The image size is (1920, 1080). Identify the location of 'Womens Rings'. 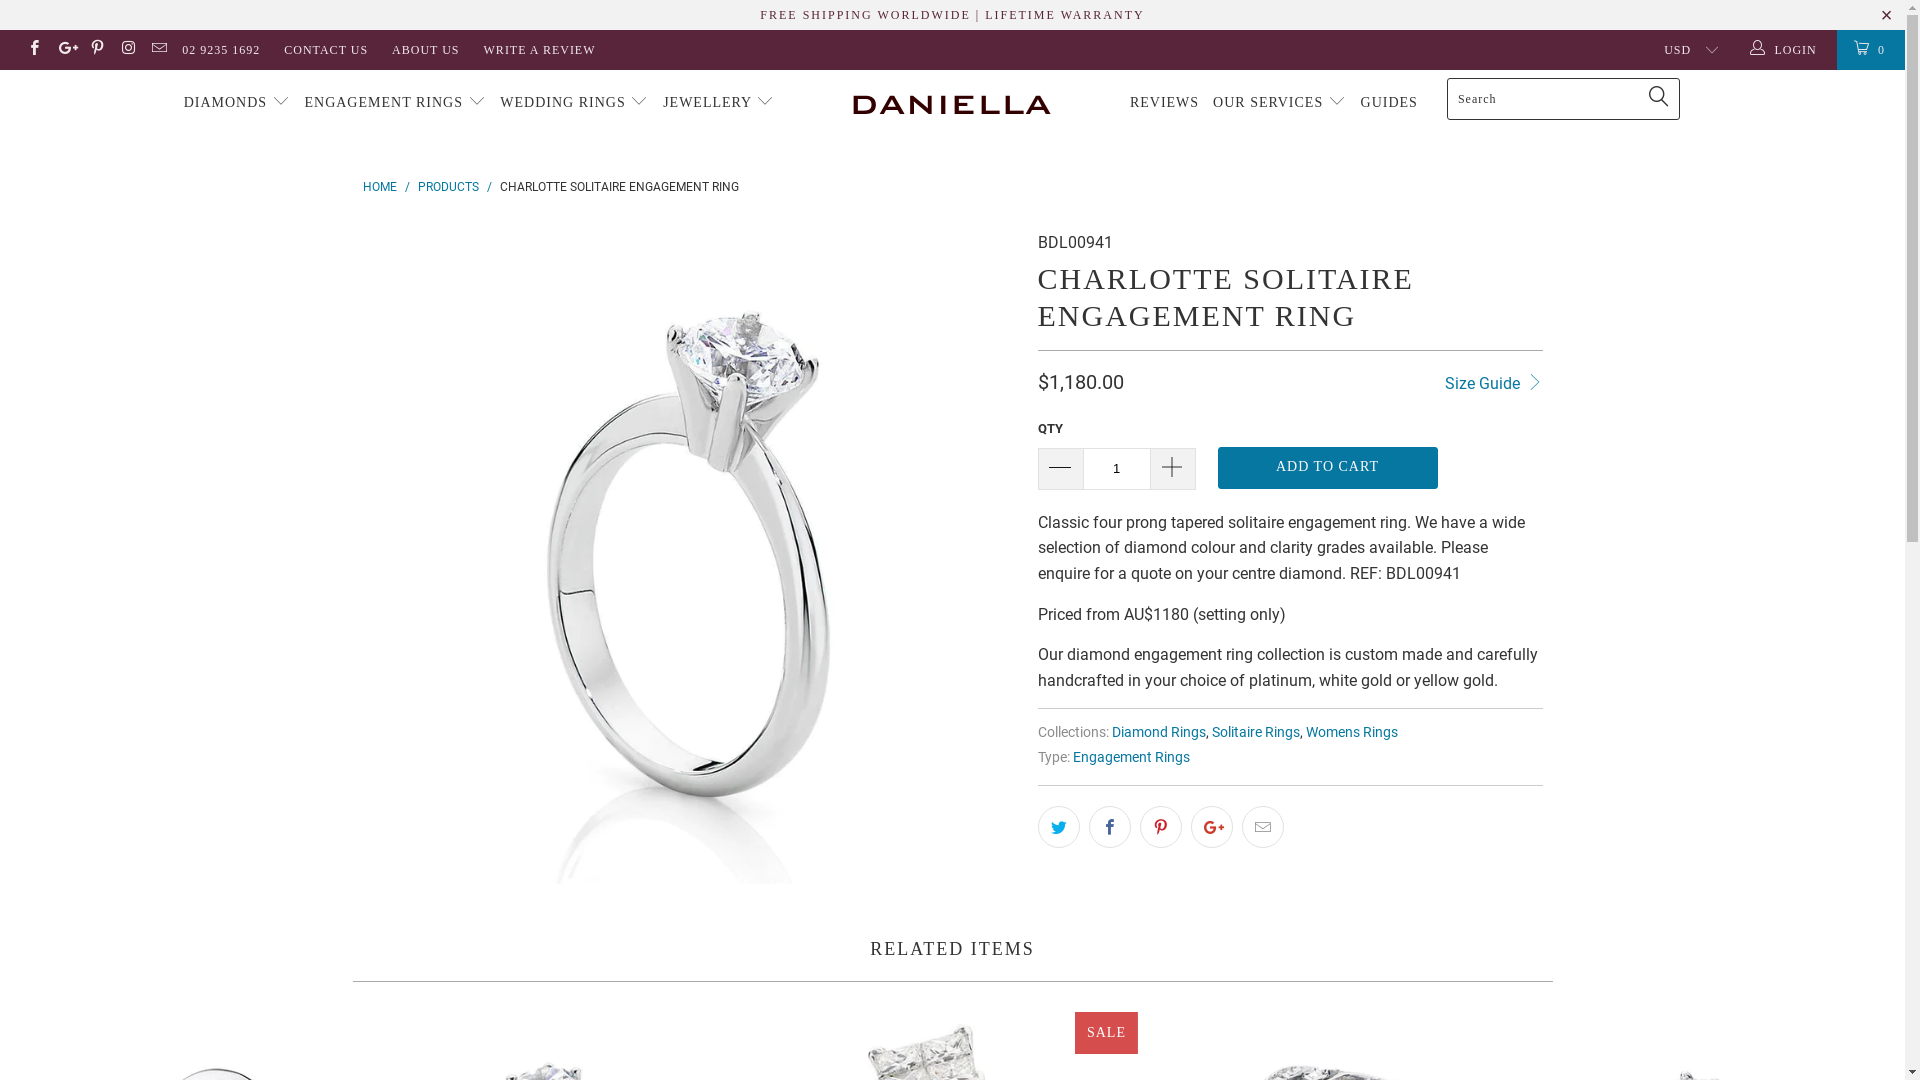
(1352, 732).